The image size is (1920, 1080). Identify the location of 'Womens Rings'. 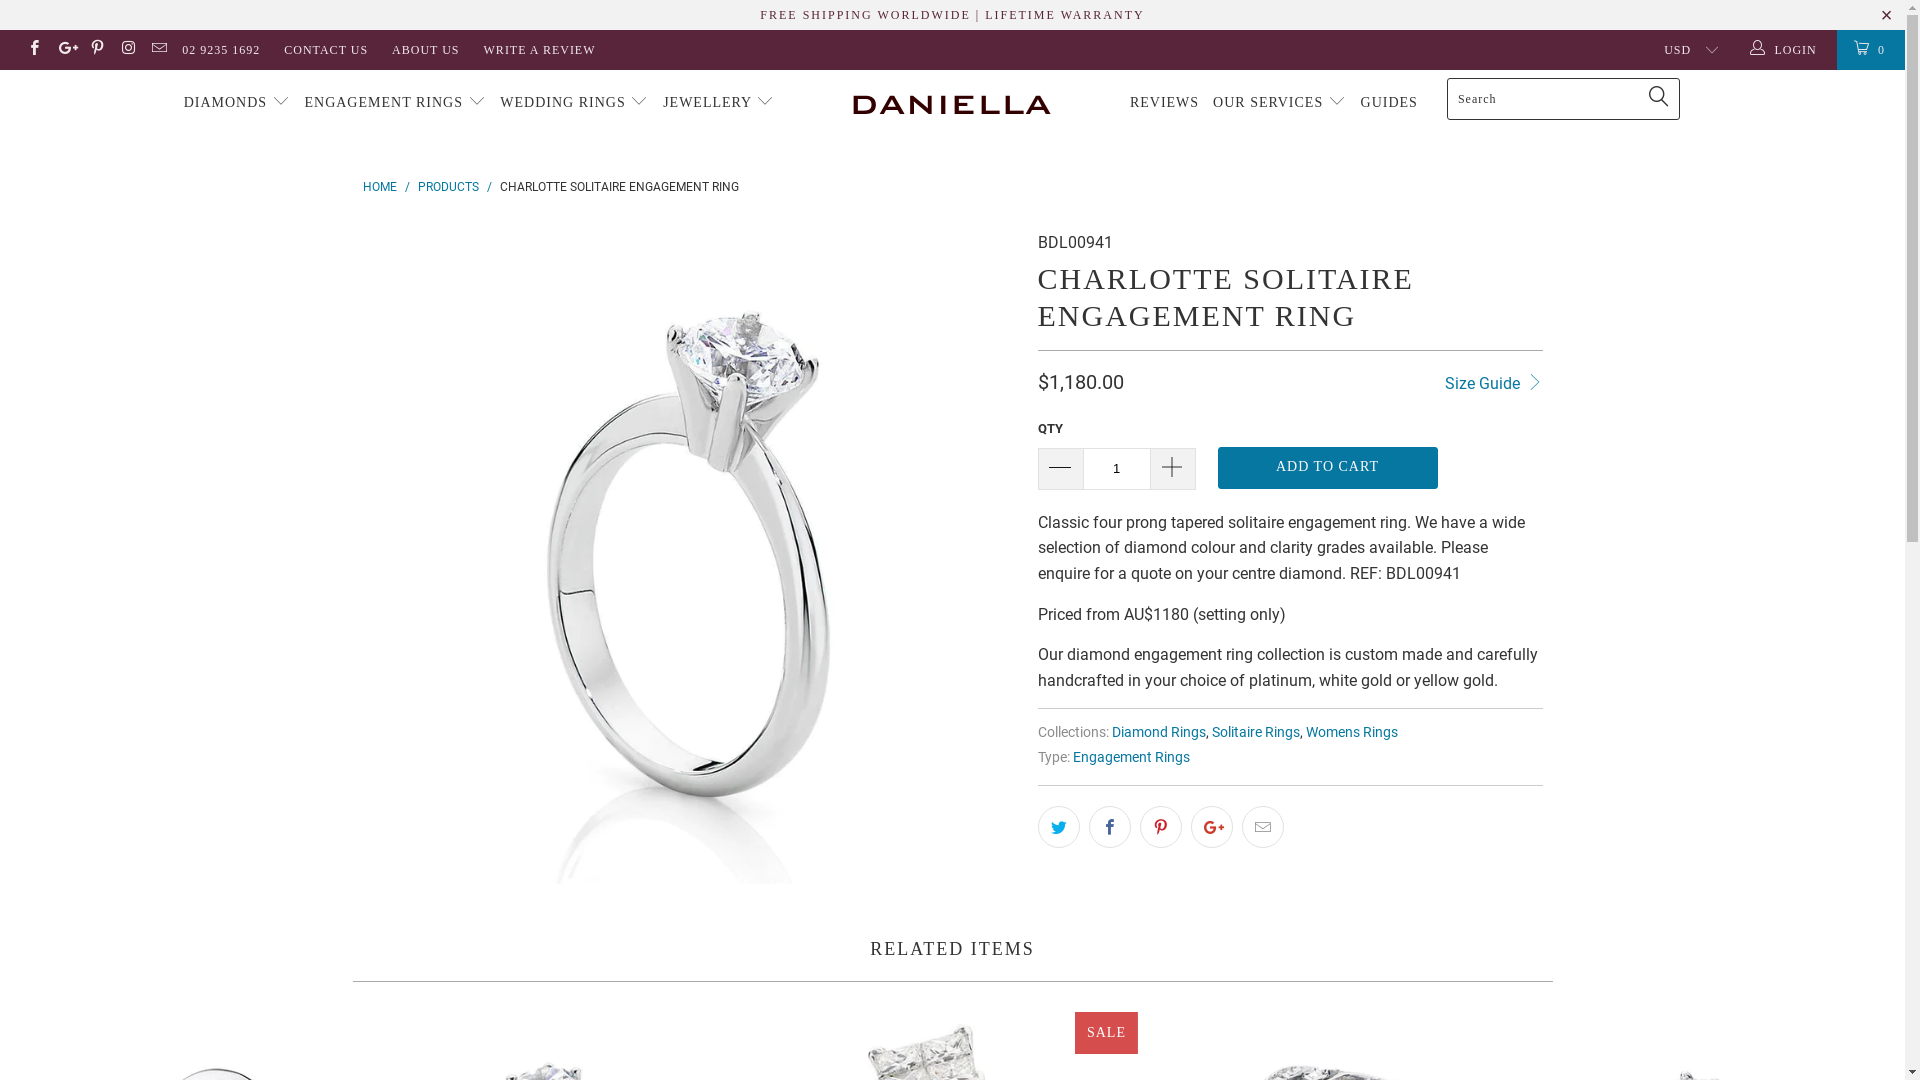
(1352, 732).